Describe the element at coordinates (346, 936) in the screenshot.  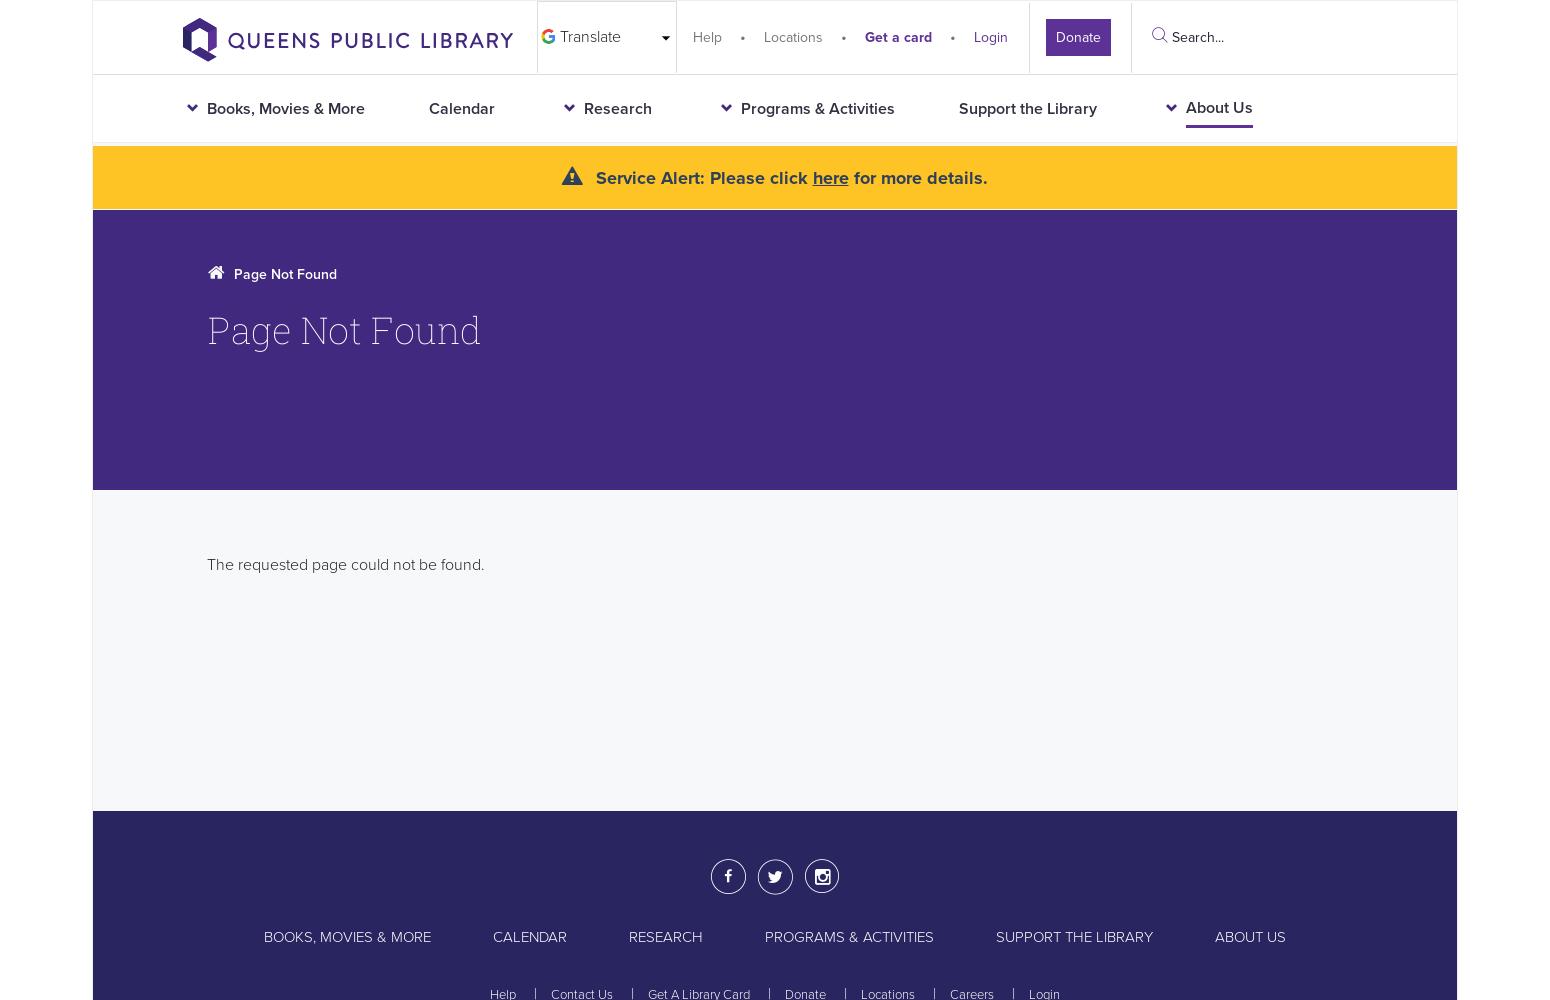
I see `'Books, Movies & More'` at that location.